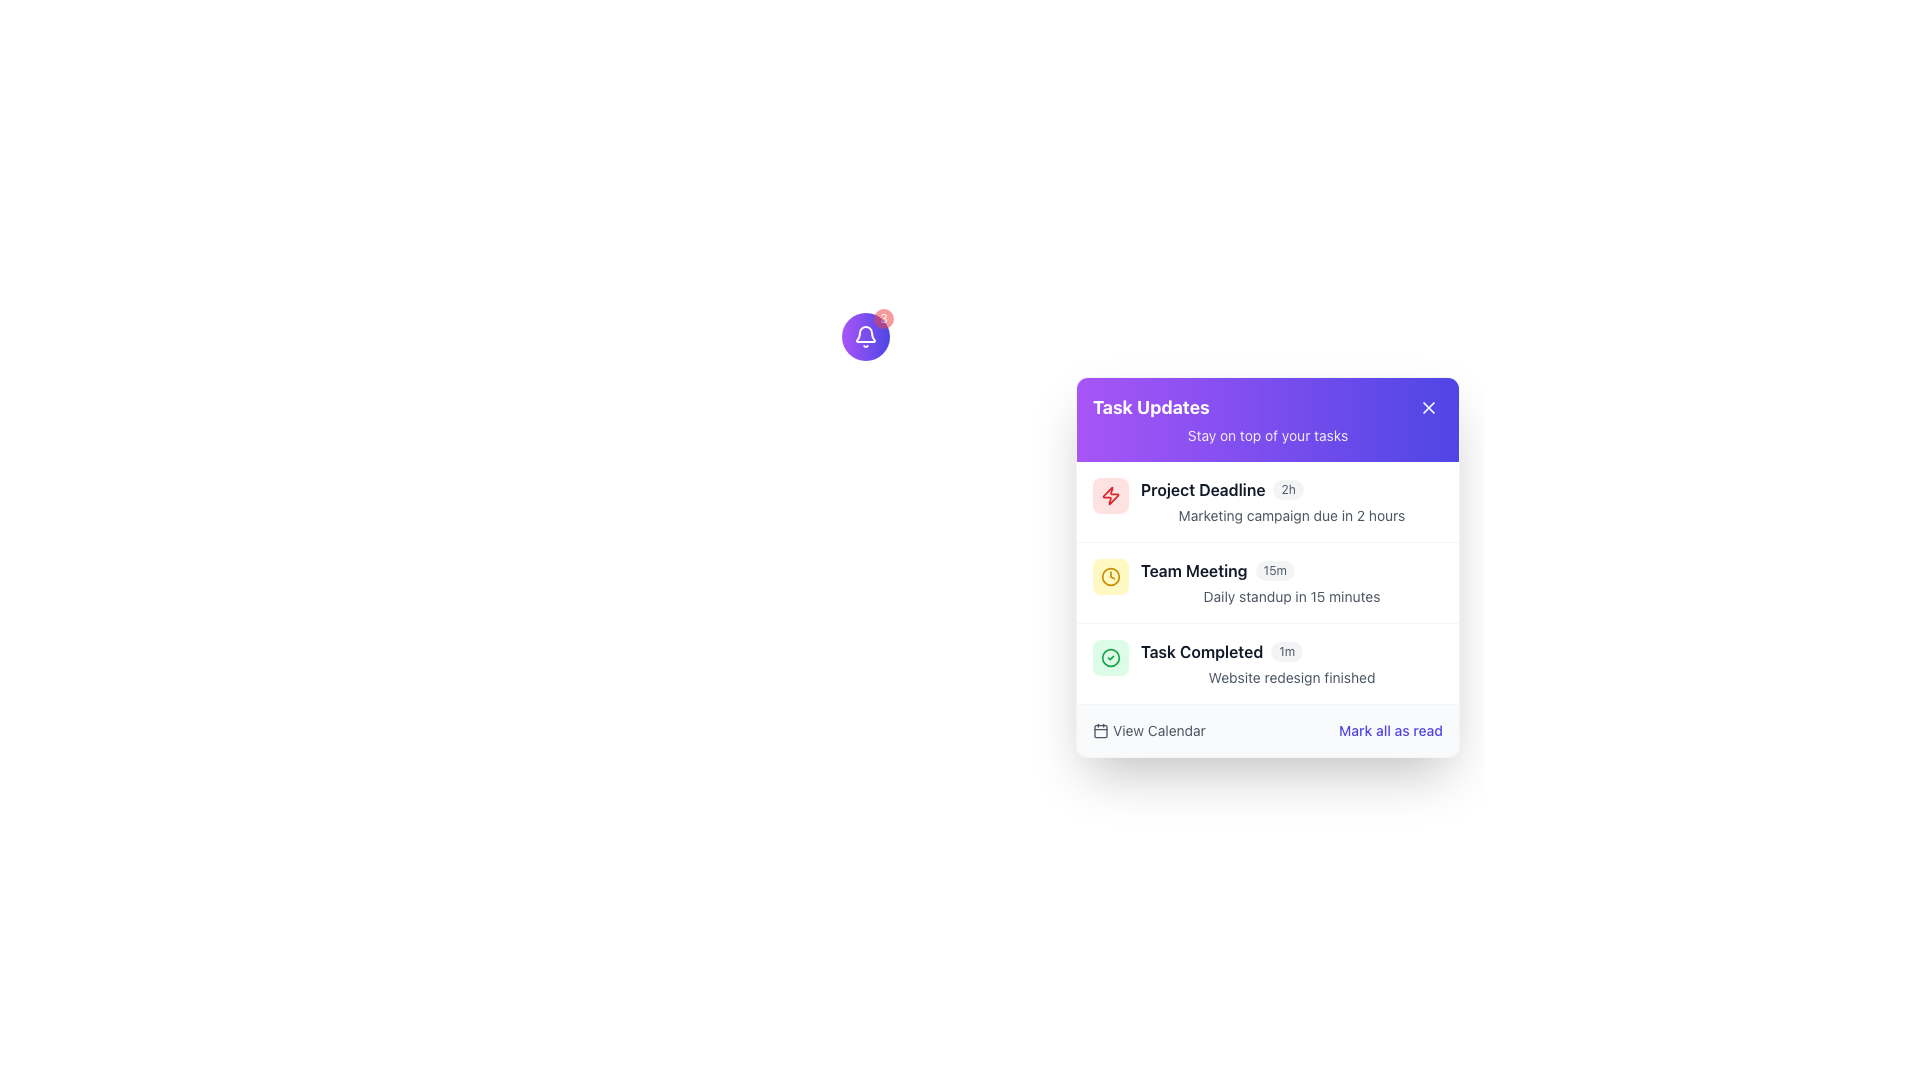 This screenshot has height=1080, width=1920. I want to click on text of the Label displaying 'Task Completed' which is bold and dark, positioned next to a green circular check mark icon, so click(1201, 651).